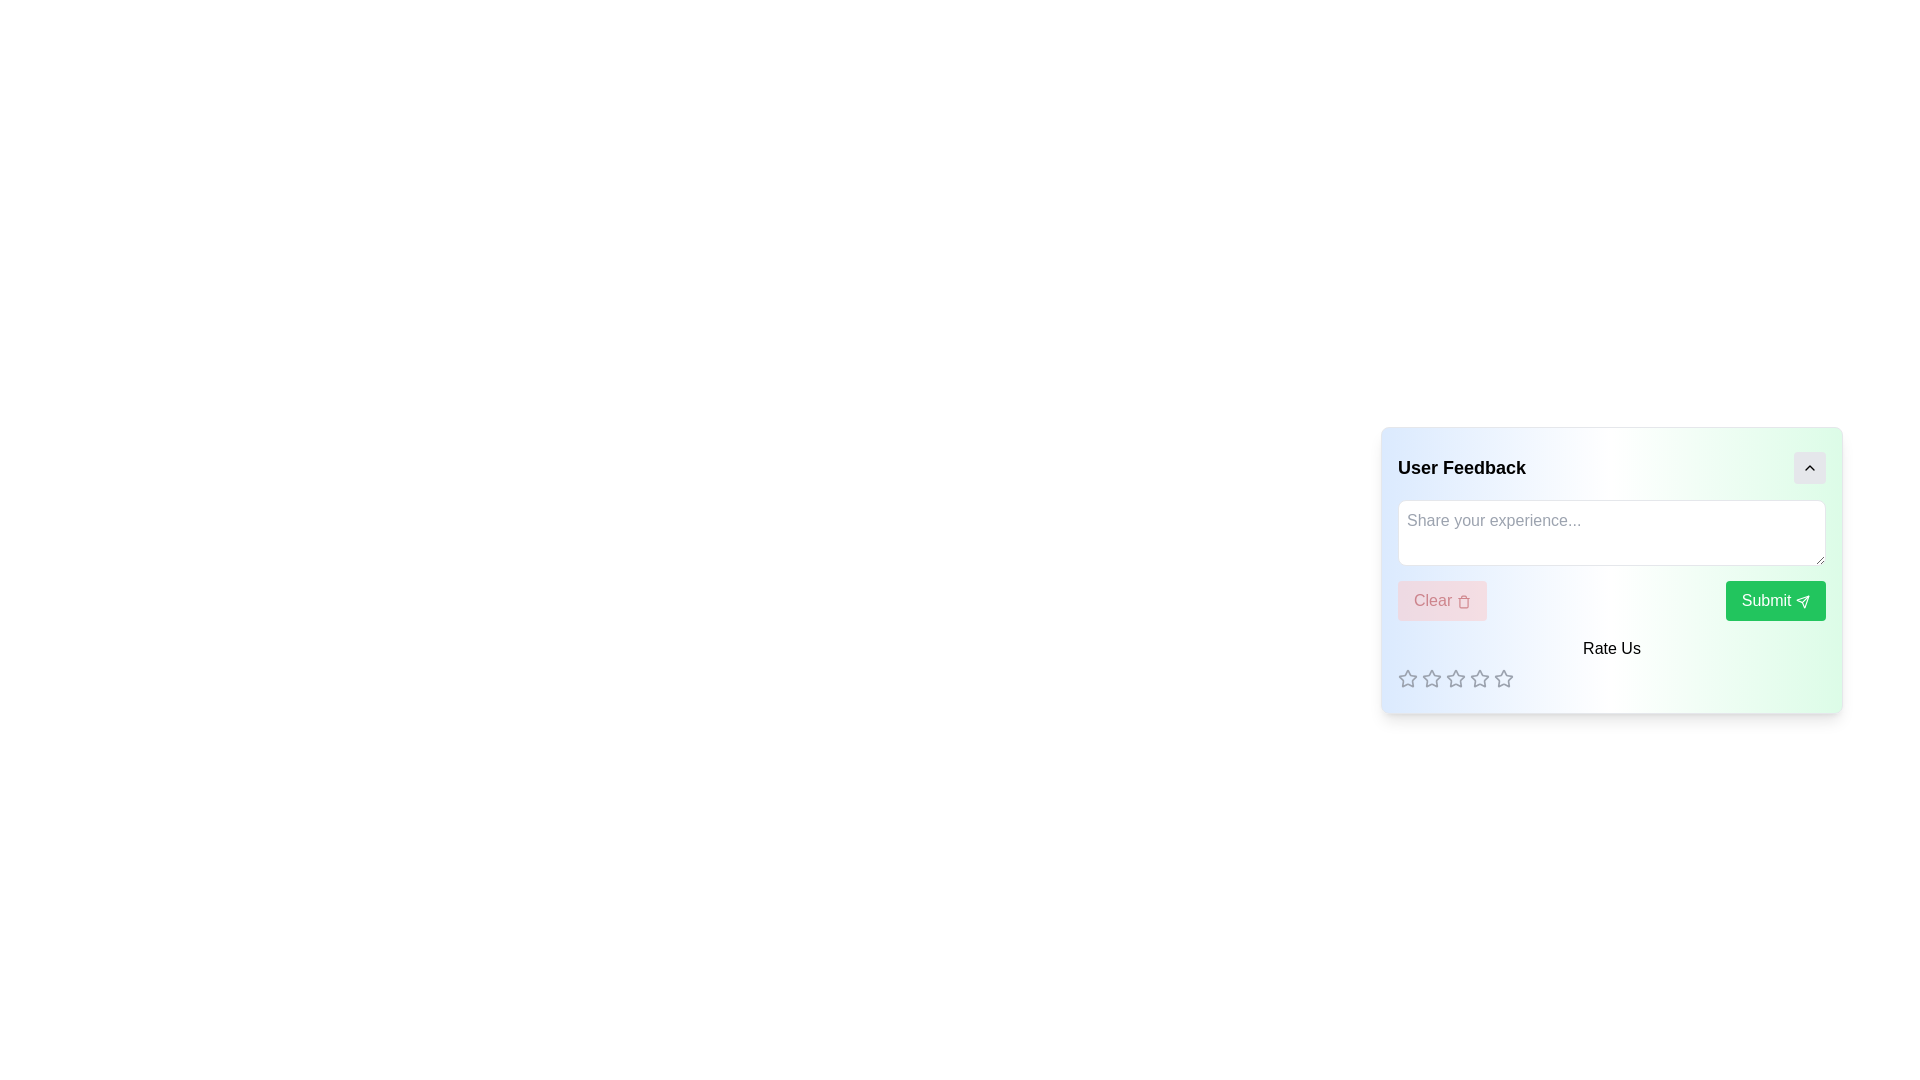  I want to click on the Text label that instructs users to leave feedback by using the stars below it, located above the interactive star icons and between the 'Clear' and 'Submit' buttons, so click(1612, 663).